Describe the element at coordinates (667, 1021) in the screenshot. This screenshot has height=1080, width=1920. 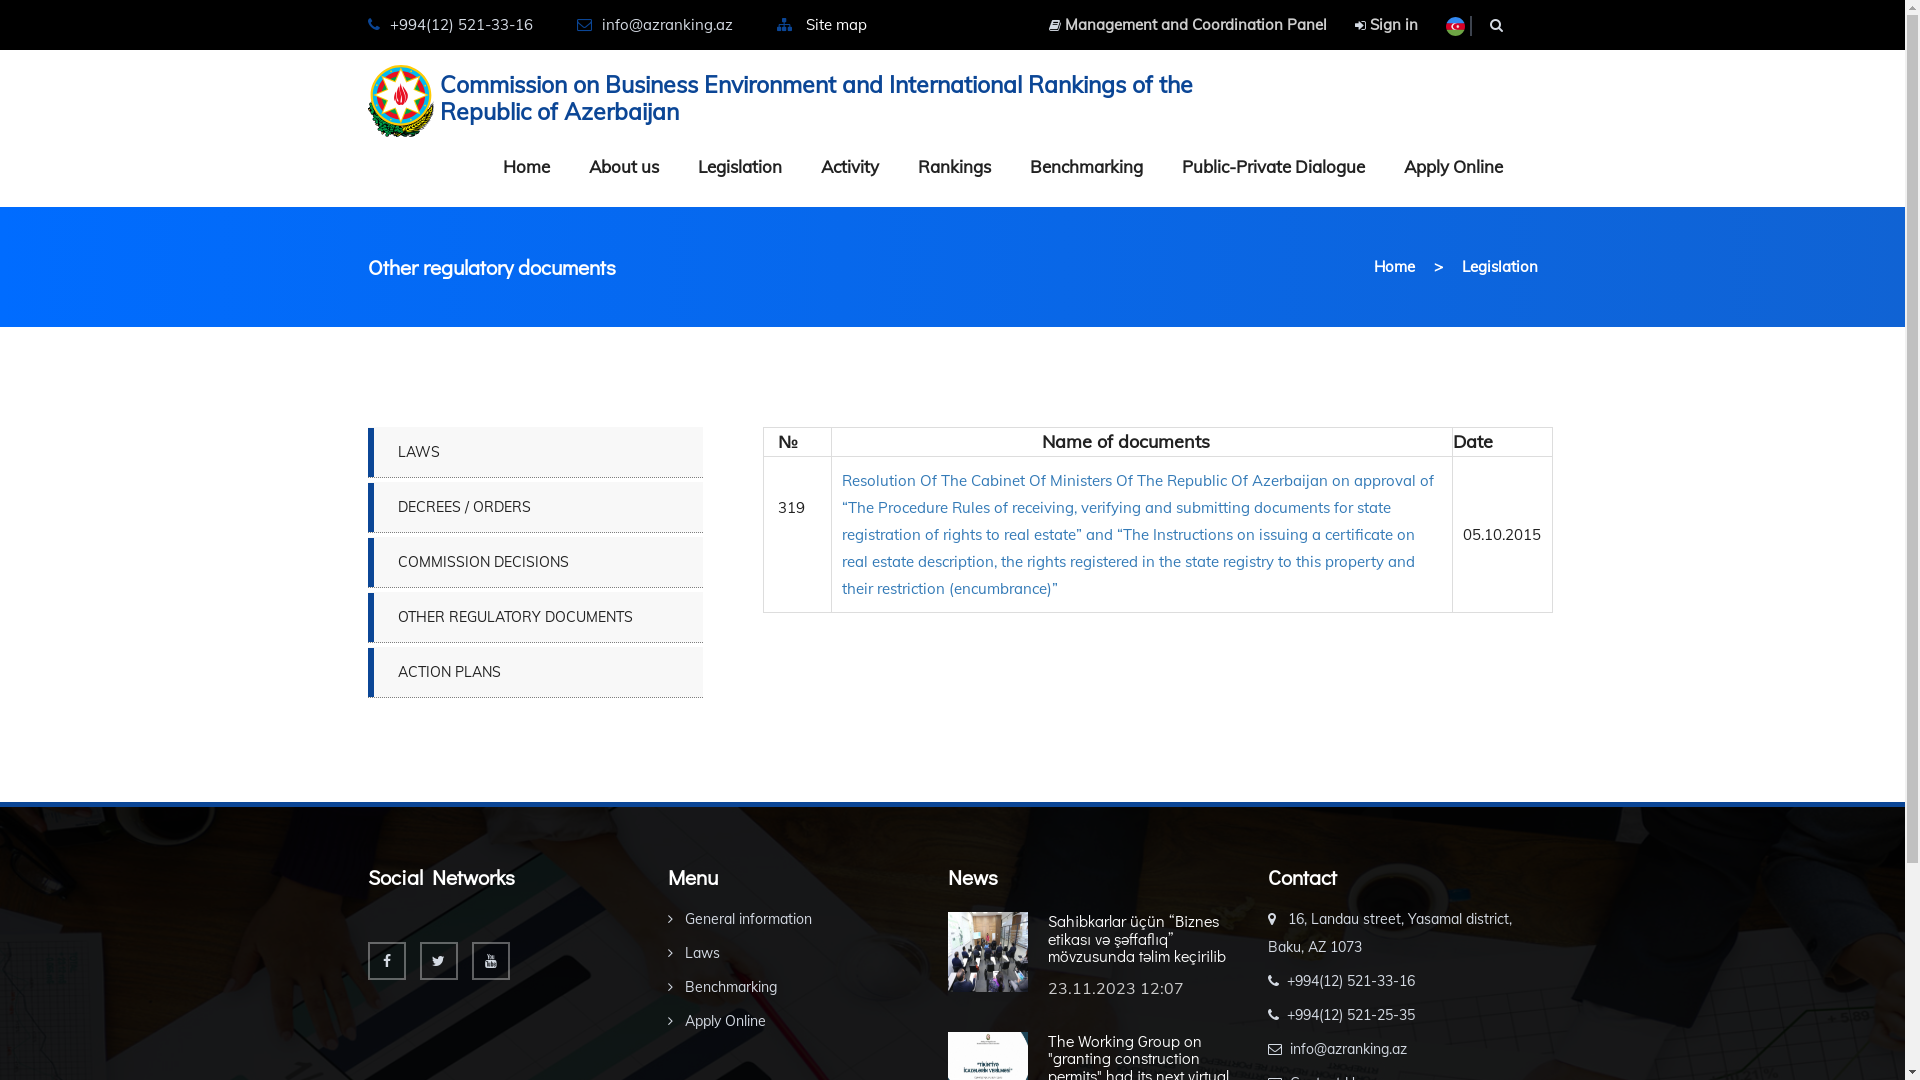
I see `'Apply Online'` at that location.